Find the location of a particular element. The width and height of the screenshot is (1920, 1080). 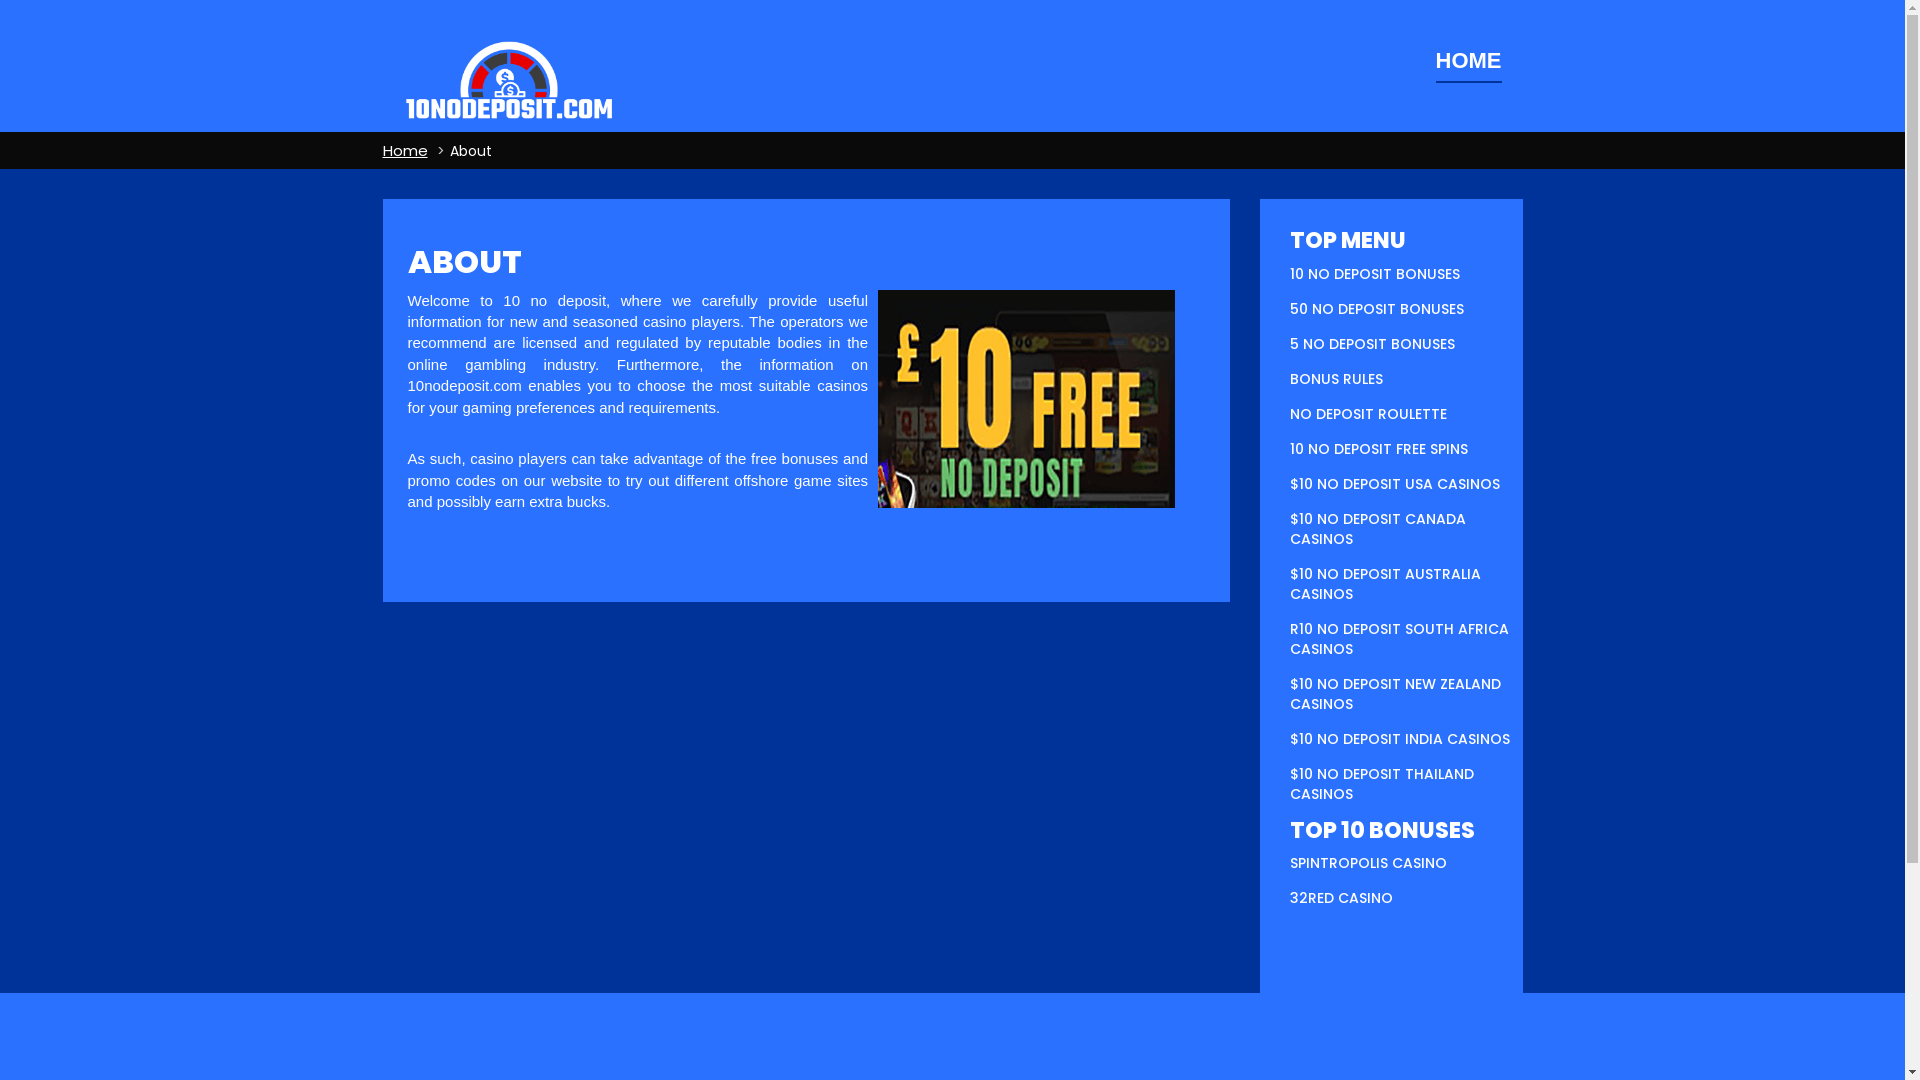

'10 NO DEPOSIT BONUSES' is located at coordinates (1373, 273).